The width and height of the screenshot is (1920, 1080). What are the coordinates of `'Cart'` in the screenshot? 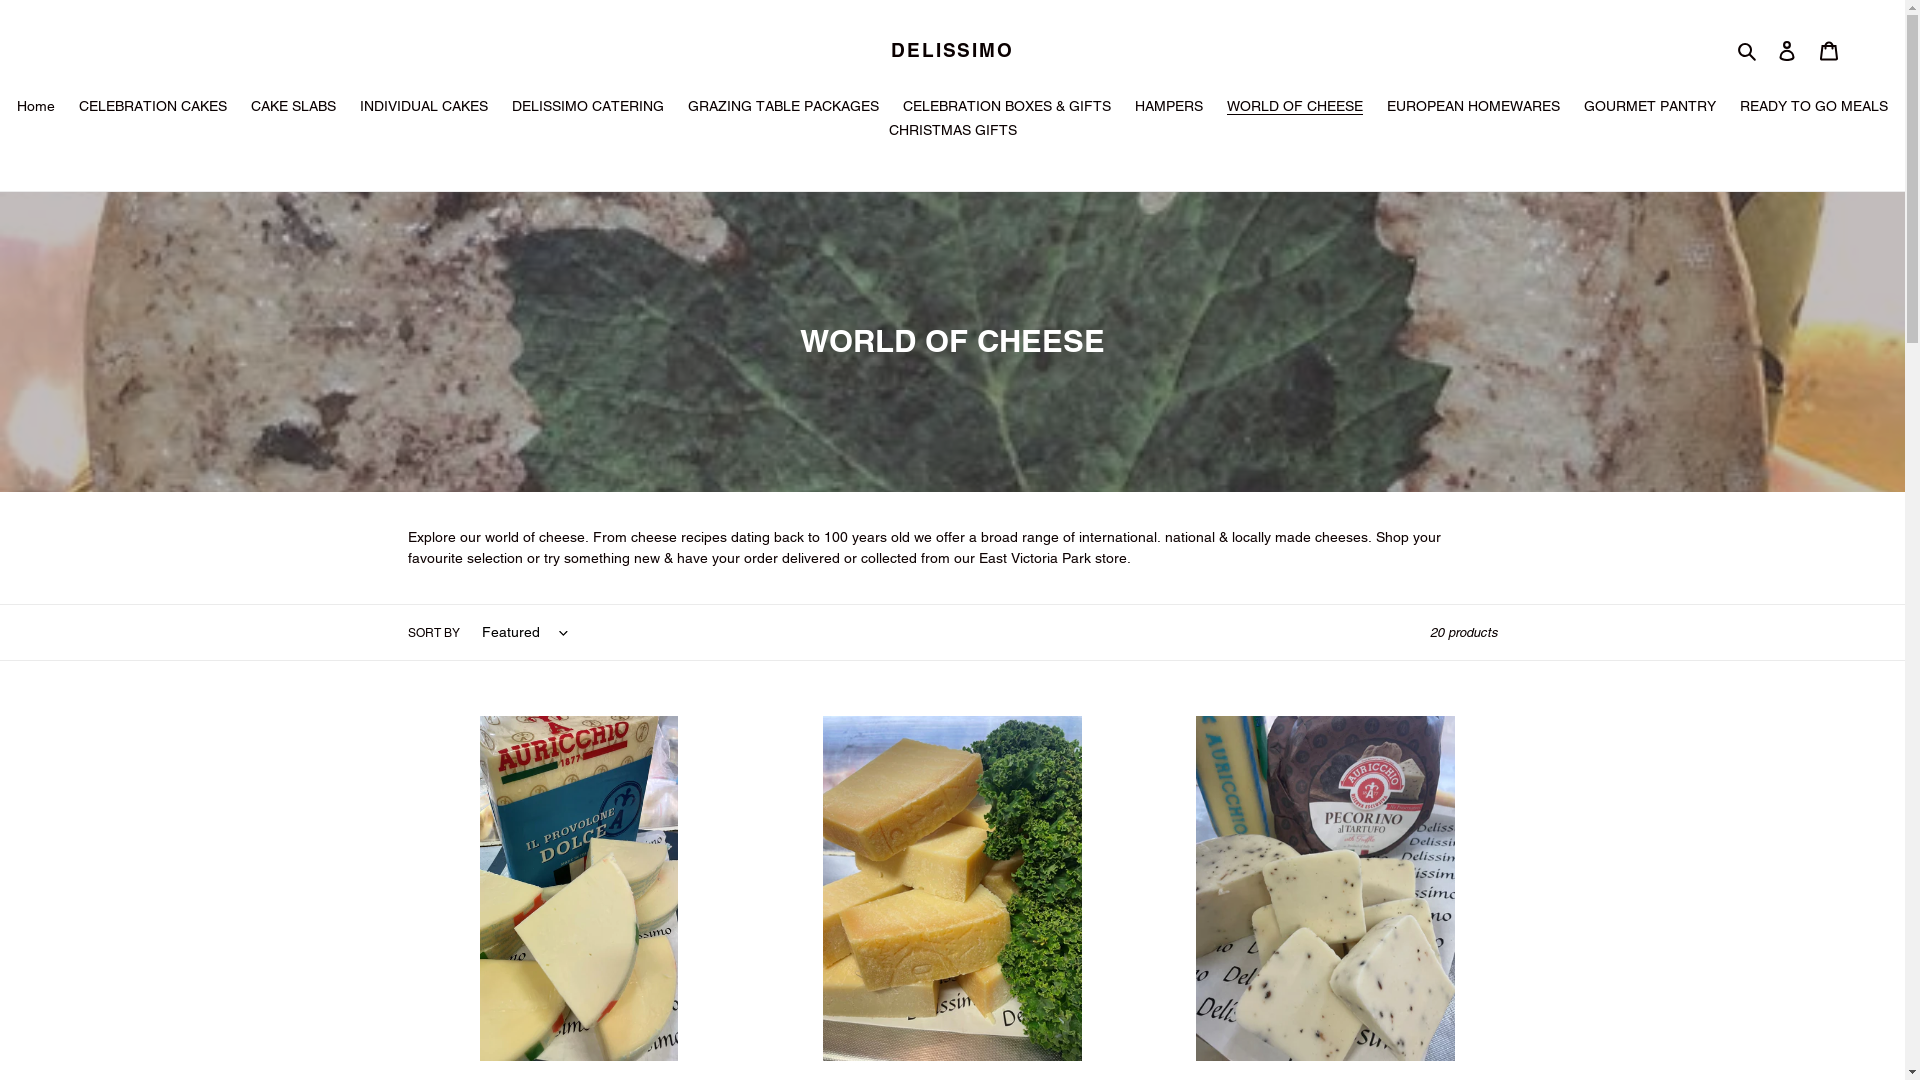 It's located at (1828, 49).